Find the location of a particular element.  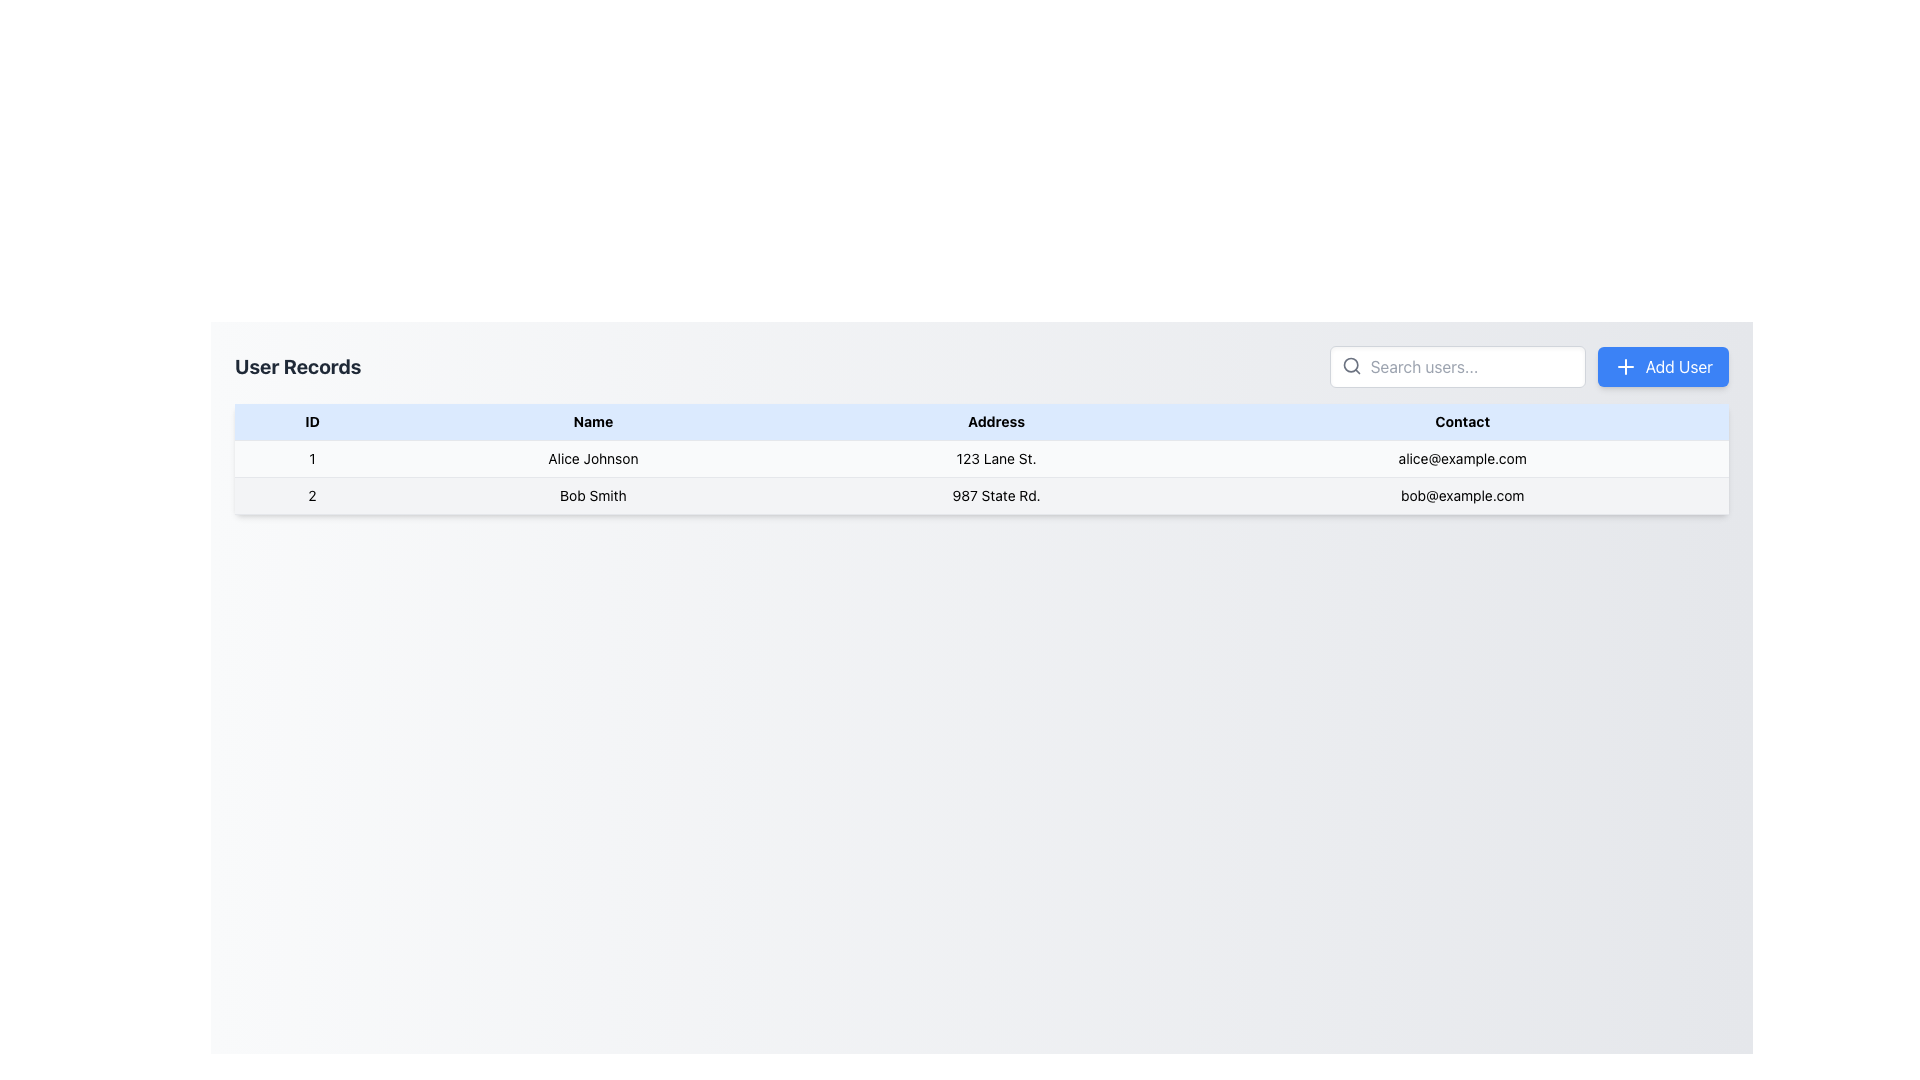

the Text Display element displaying the name 'Alice Johnson' located is located at coordinates (592, 459).